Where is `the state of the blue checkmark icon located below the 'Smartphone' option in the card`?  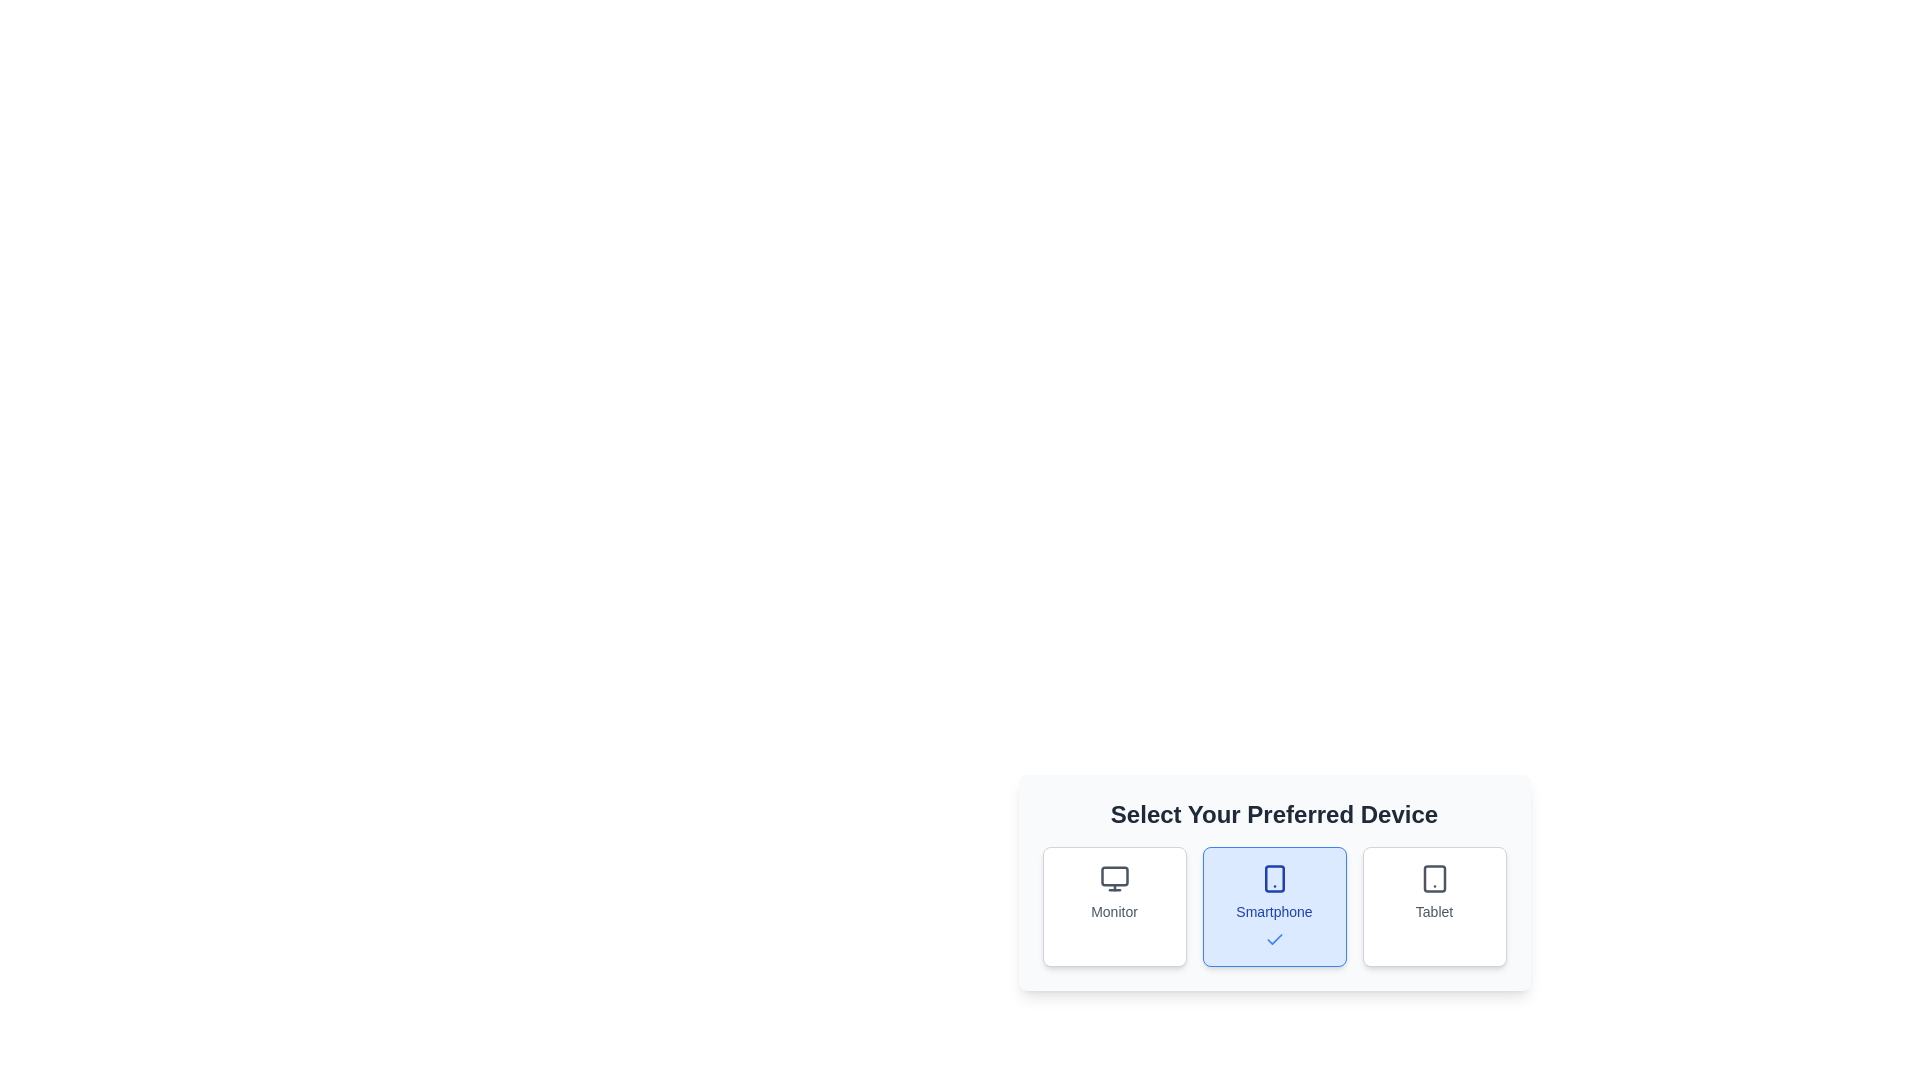
the state of the blue checkmark icon located below the 'Smartphone' option in the card is located at coordinates (1273, 940).